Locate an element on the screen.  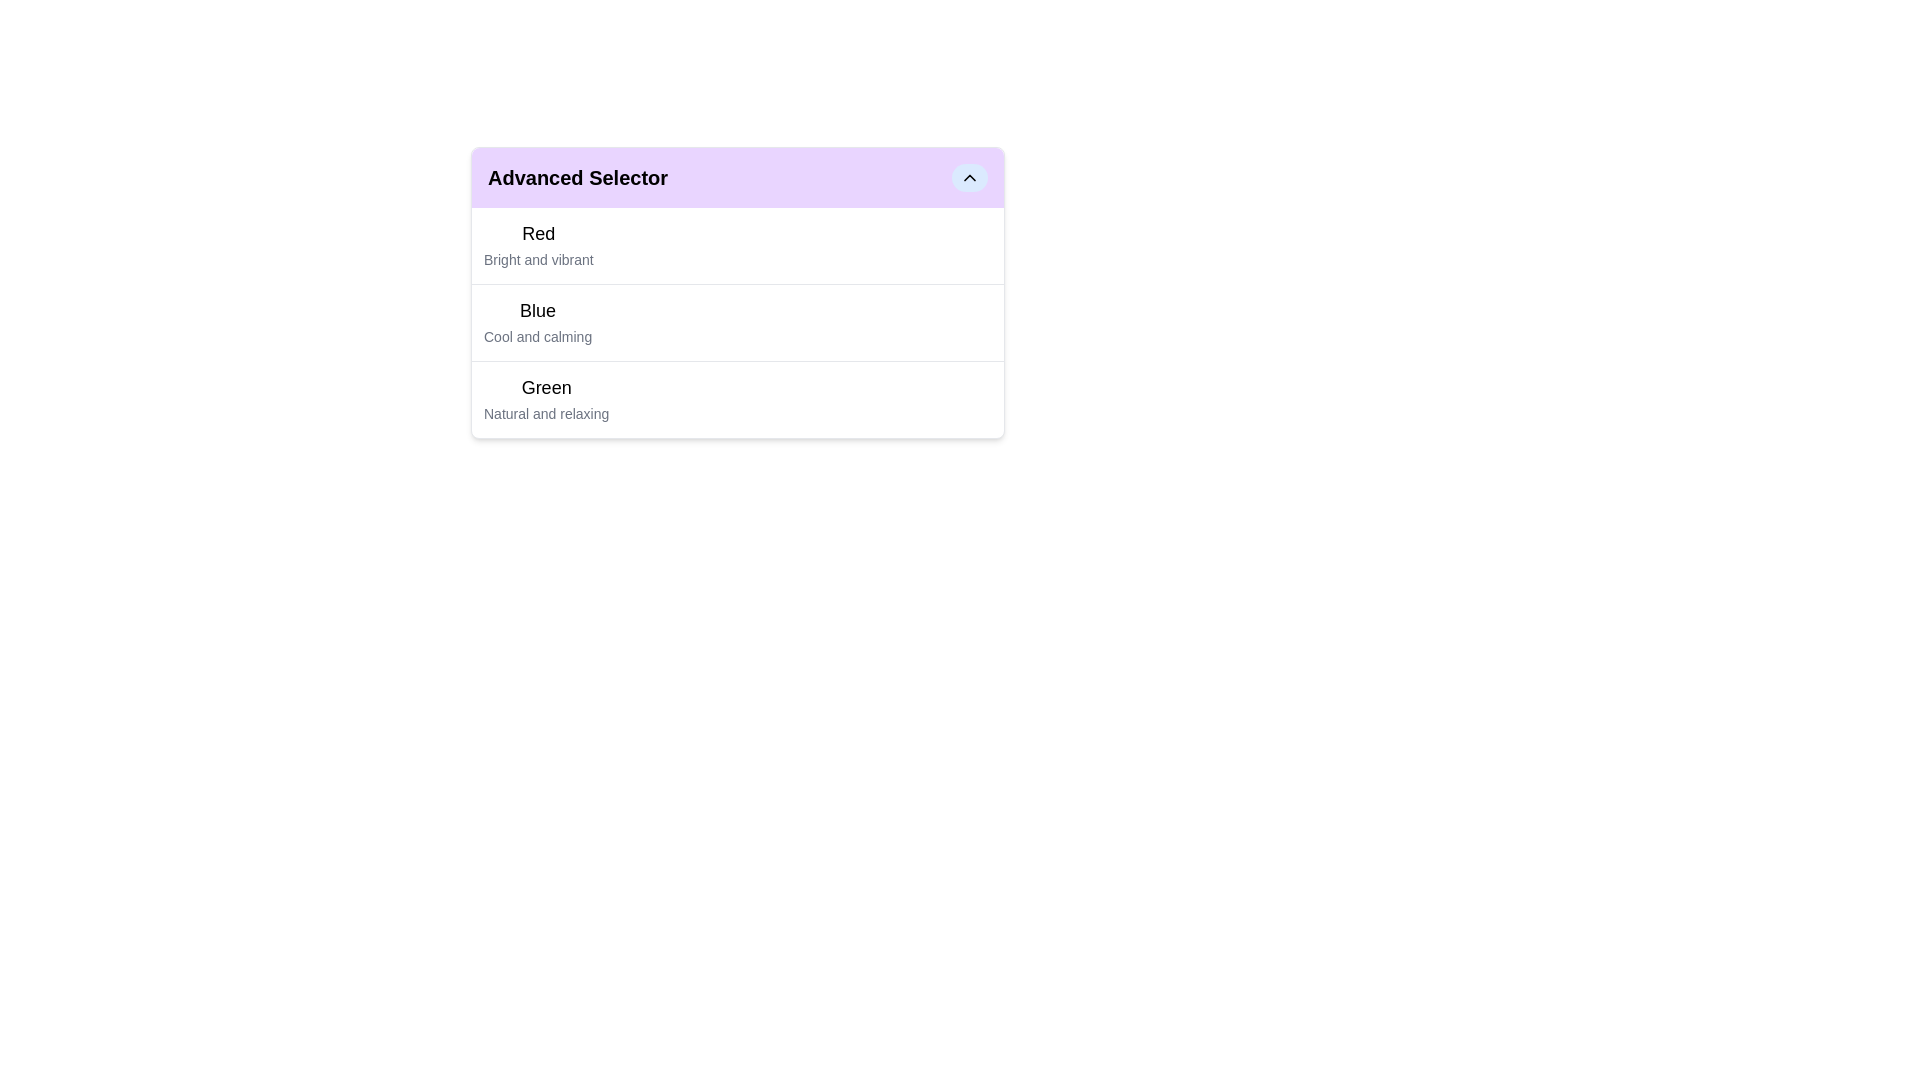
the second option in the list that indicates a preference for the 'Green' theme, which has the description 'Natural and relaxing' is located at coordinates (546, 400).